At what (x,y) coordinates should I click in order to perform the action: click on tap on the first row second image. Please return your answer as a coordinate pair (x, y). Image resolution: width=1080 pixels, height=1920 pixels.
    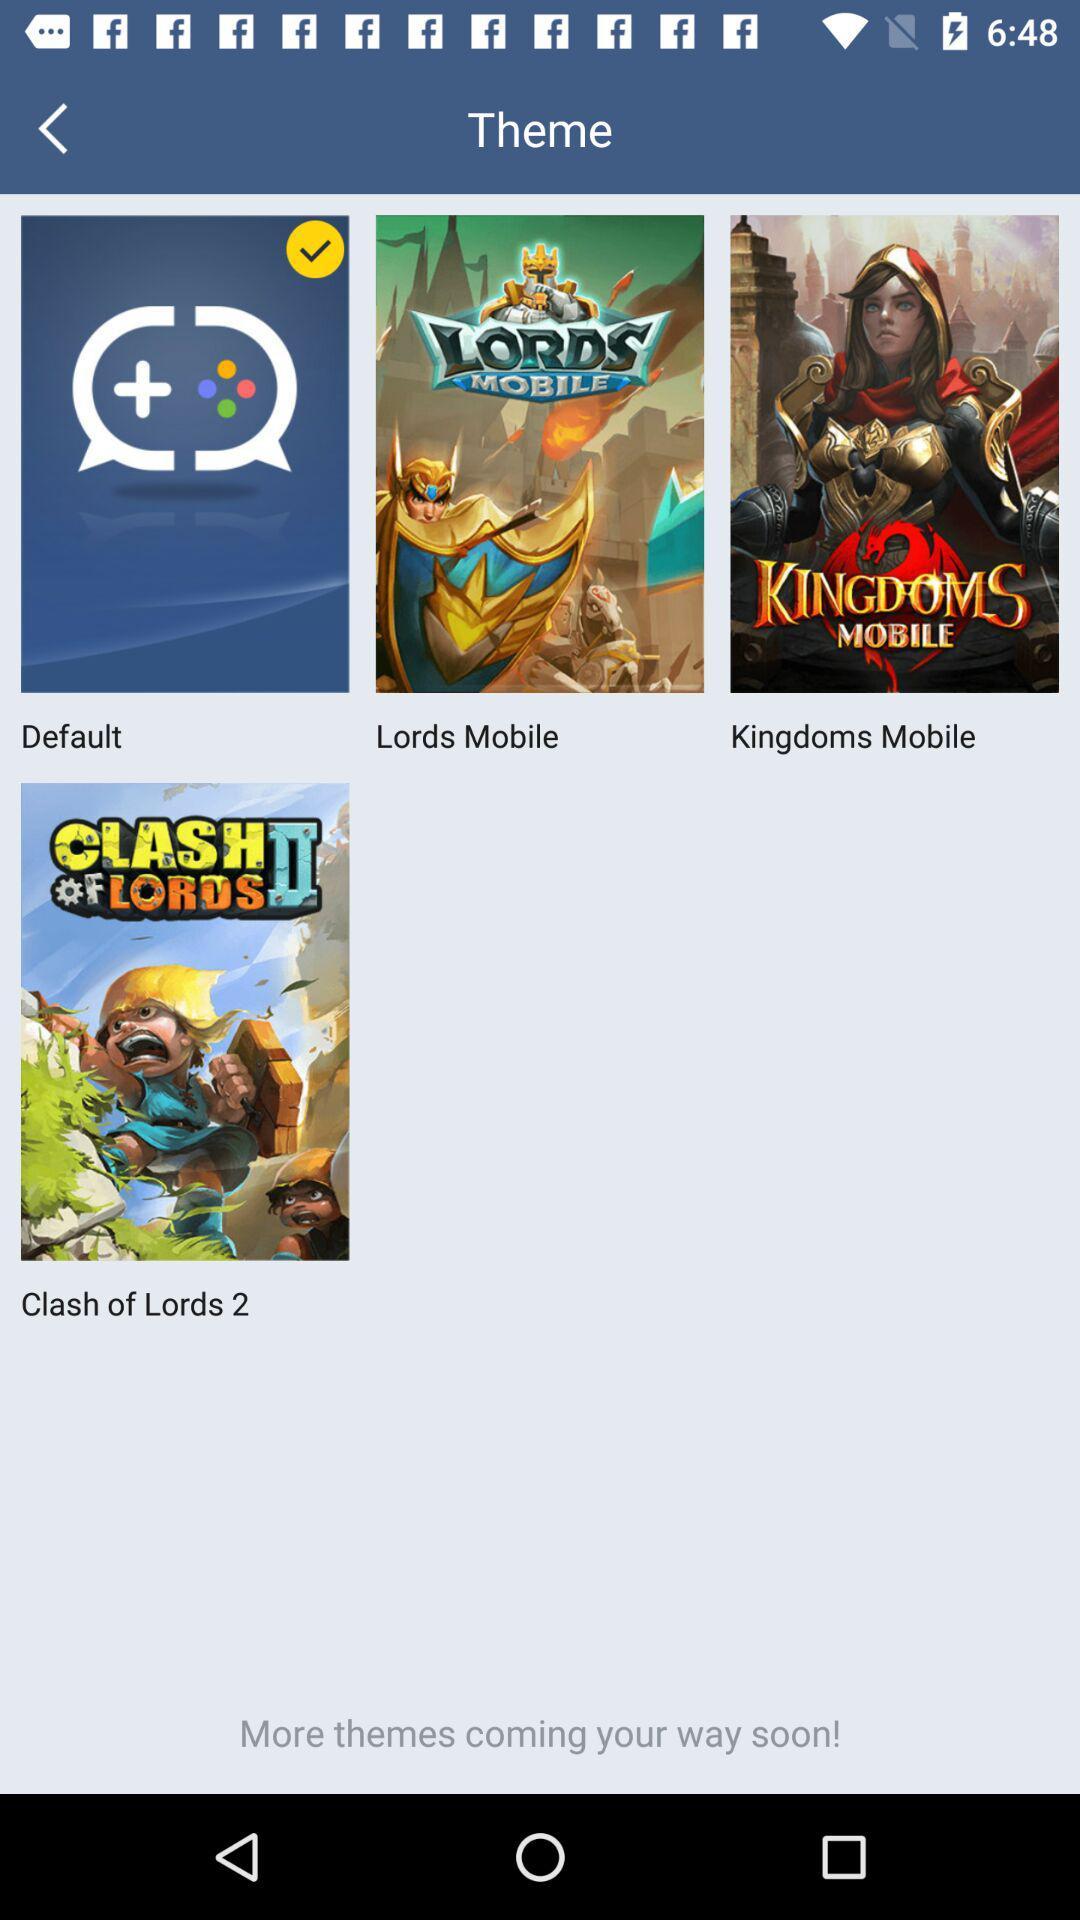
    Looking at the image, I should click on (540, 453).